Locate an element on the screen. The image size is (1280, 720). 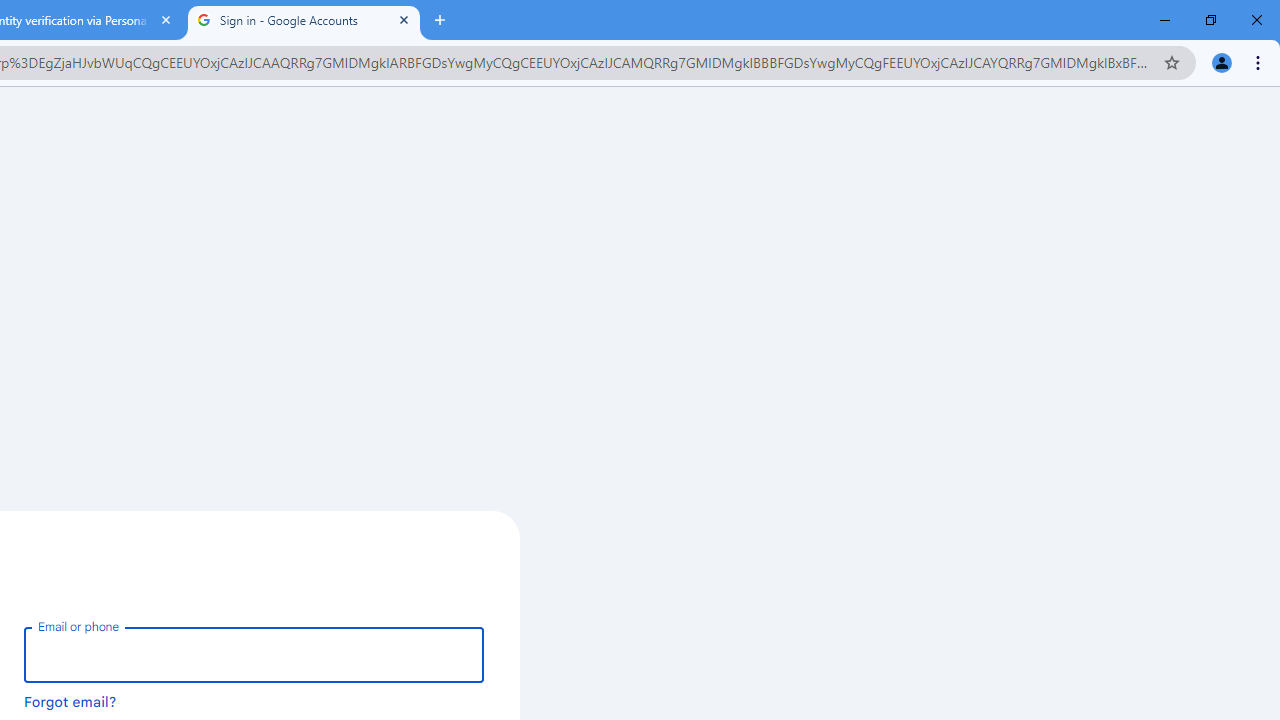
'Forgot email?' is located at coordinates (70, 700).